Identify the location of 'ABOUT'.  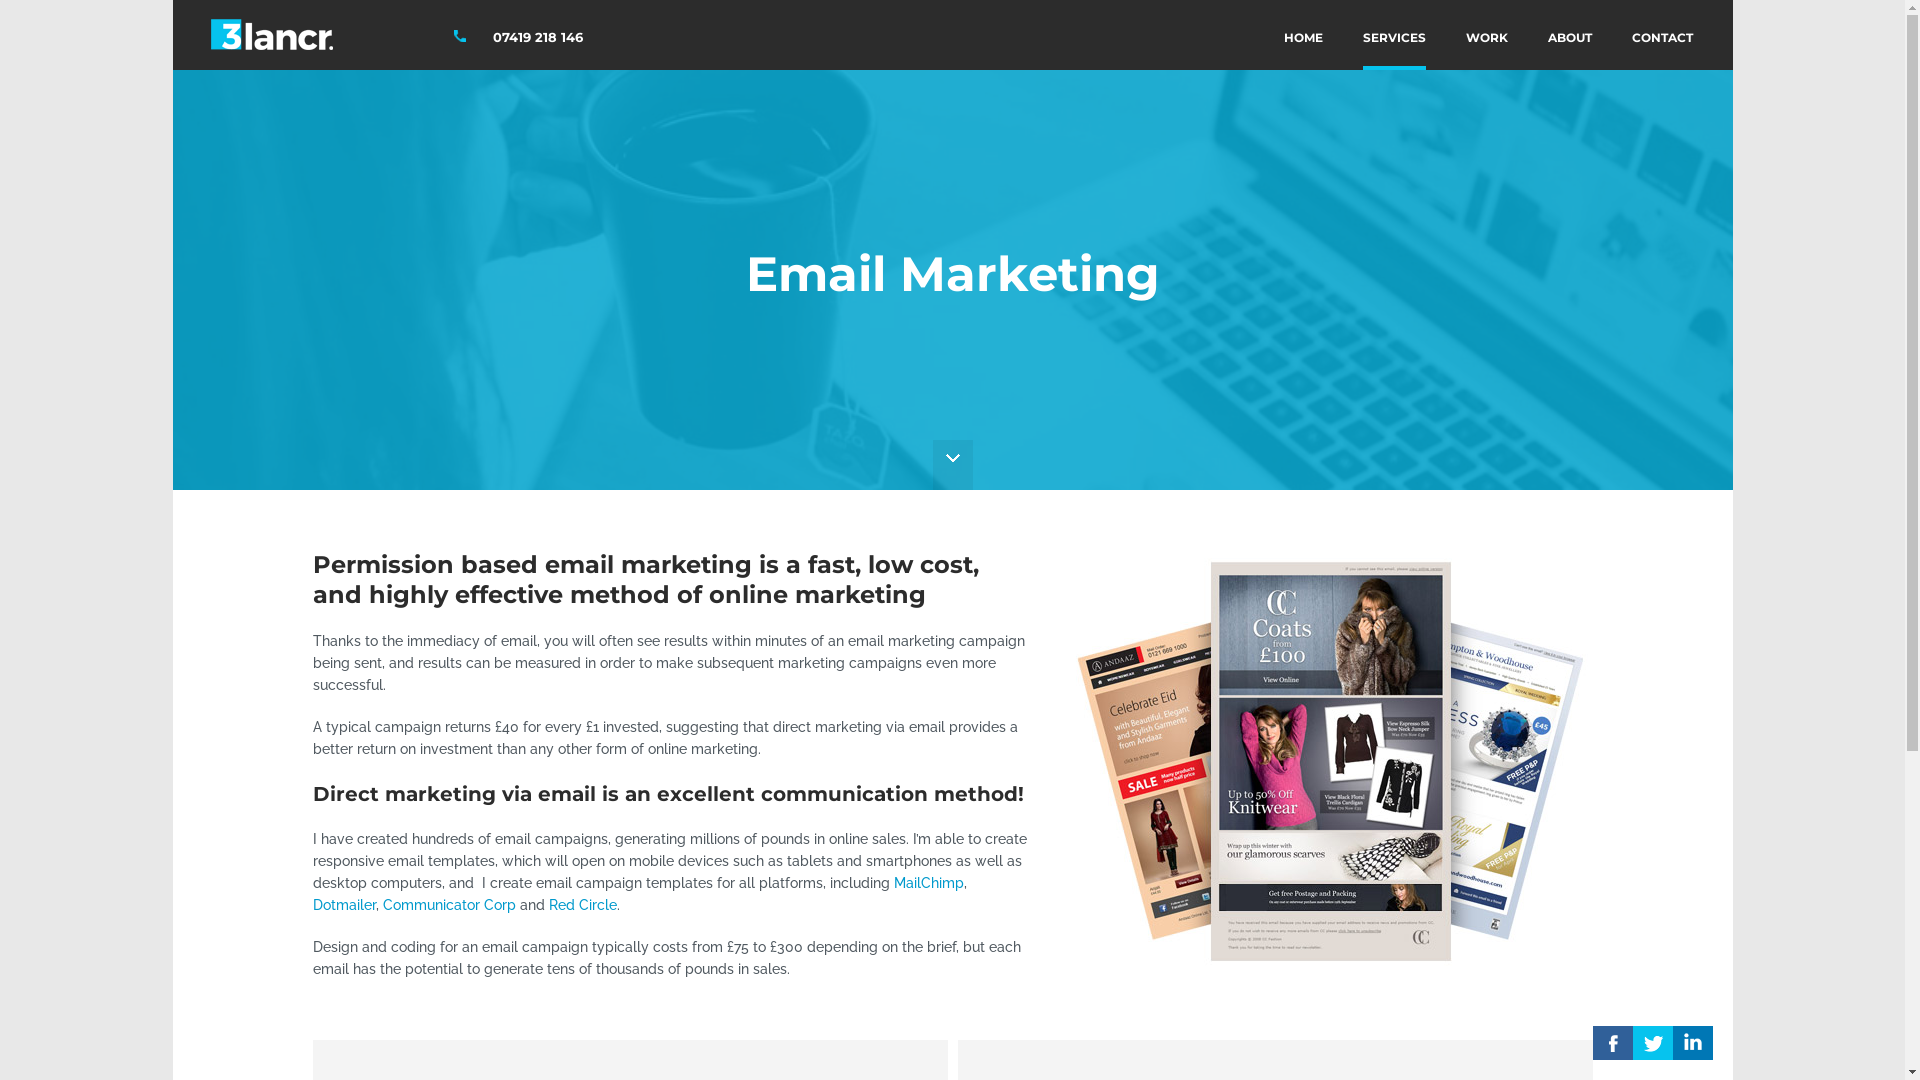
(1568, 34).